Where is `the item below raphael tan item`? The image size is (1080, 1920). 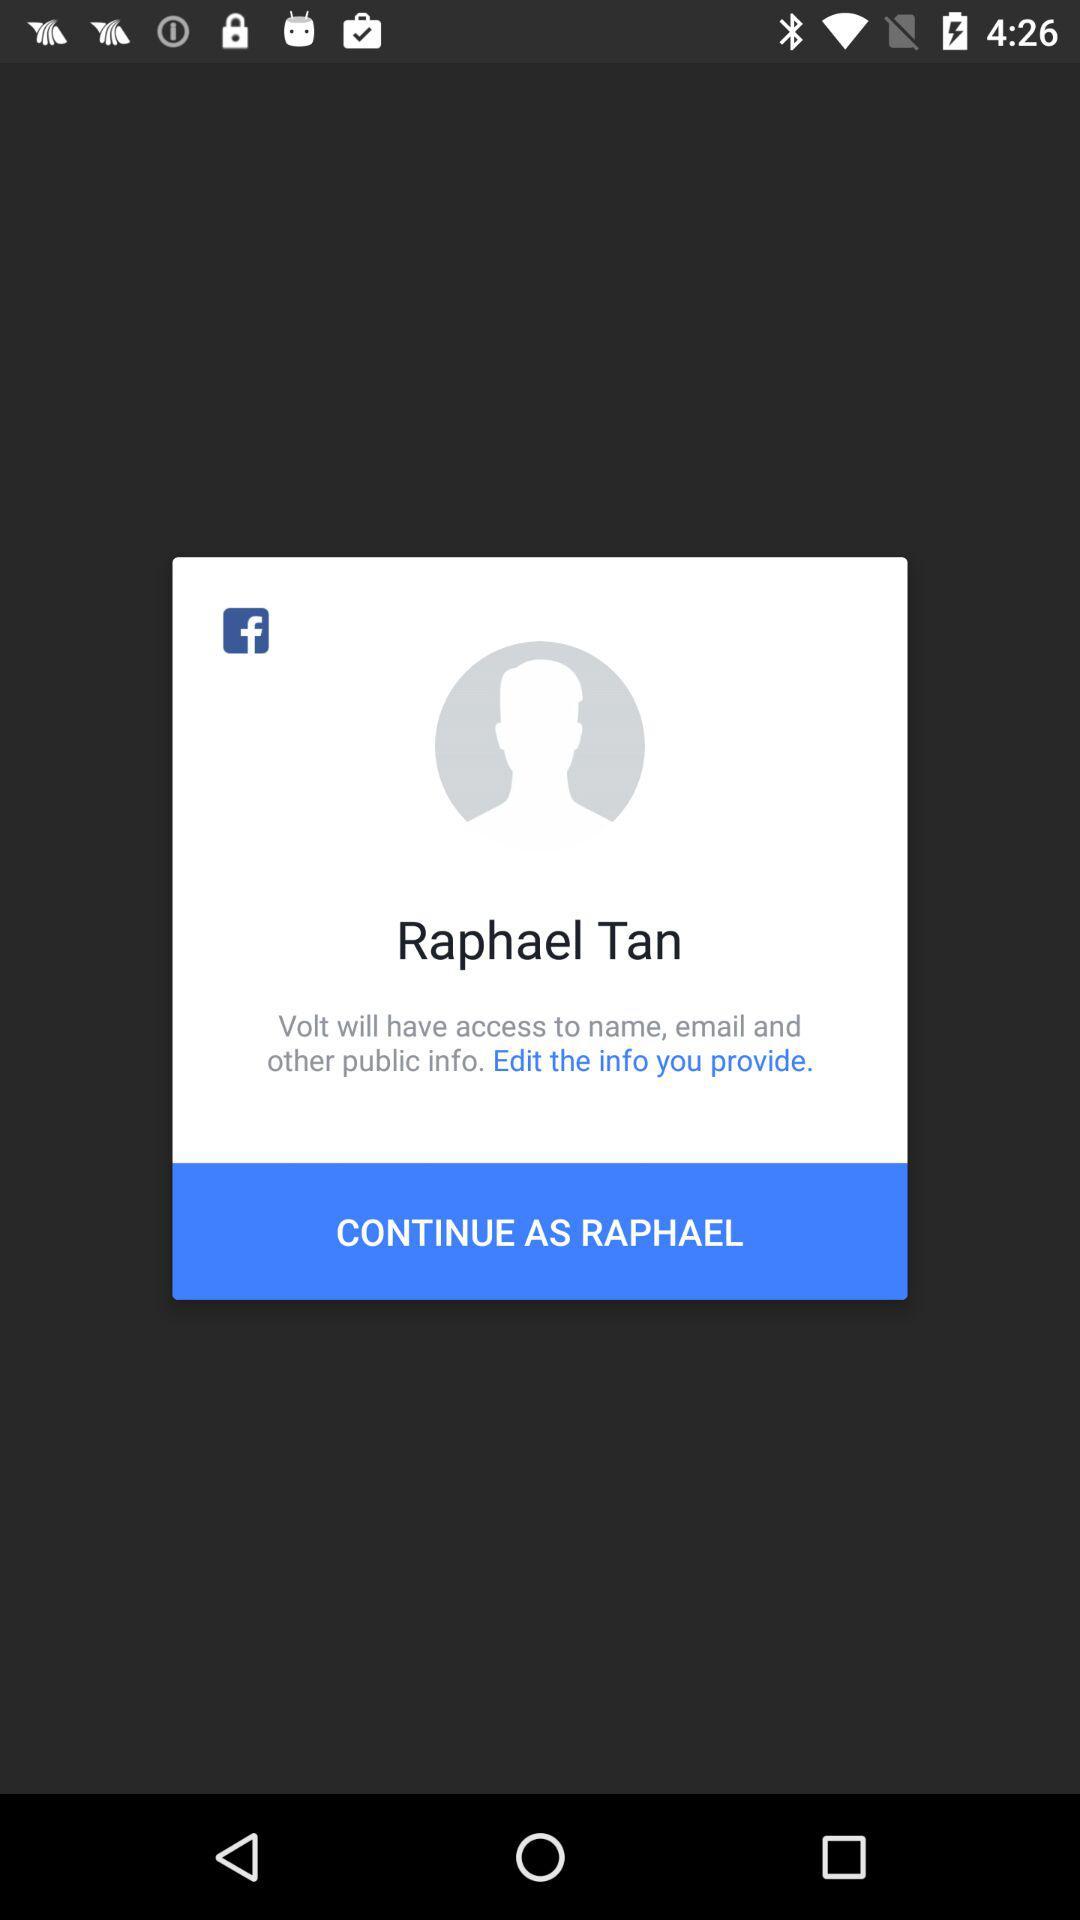
the item below raphael tan item is located at coordinates (540, 1041).